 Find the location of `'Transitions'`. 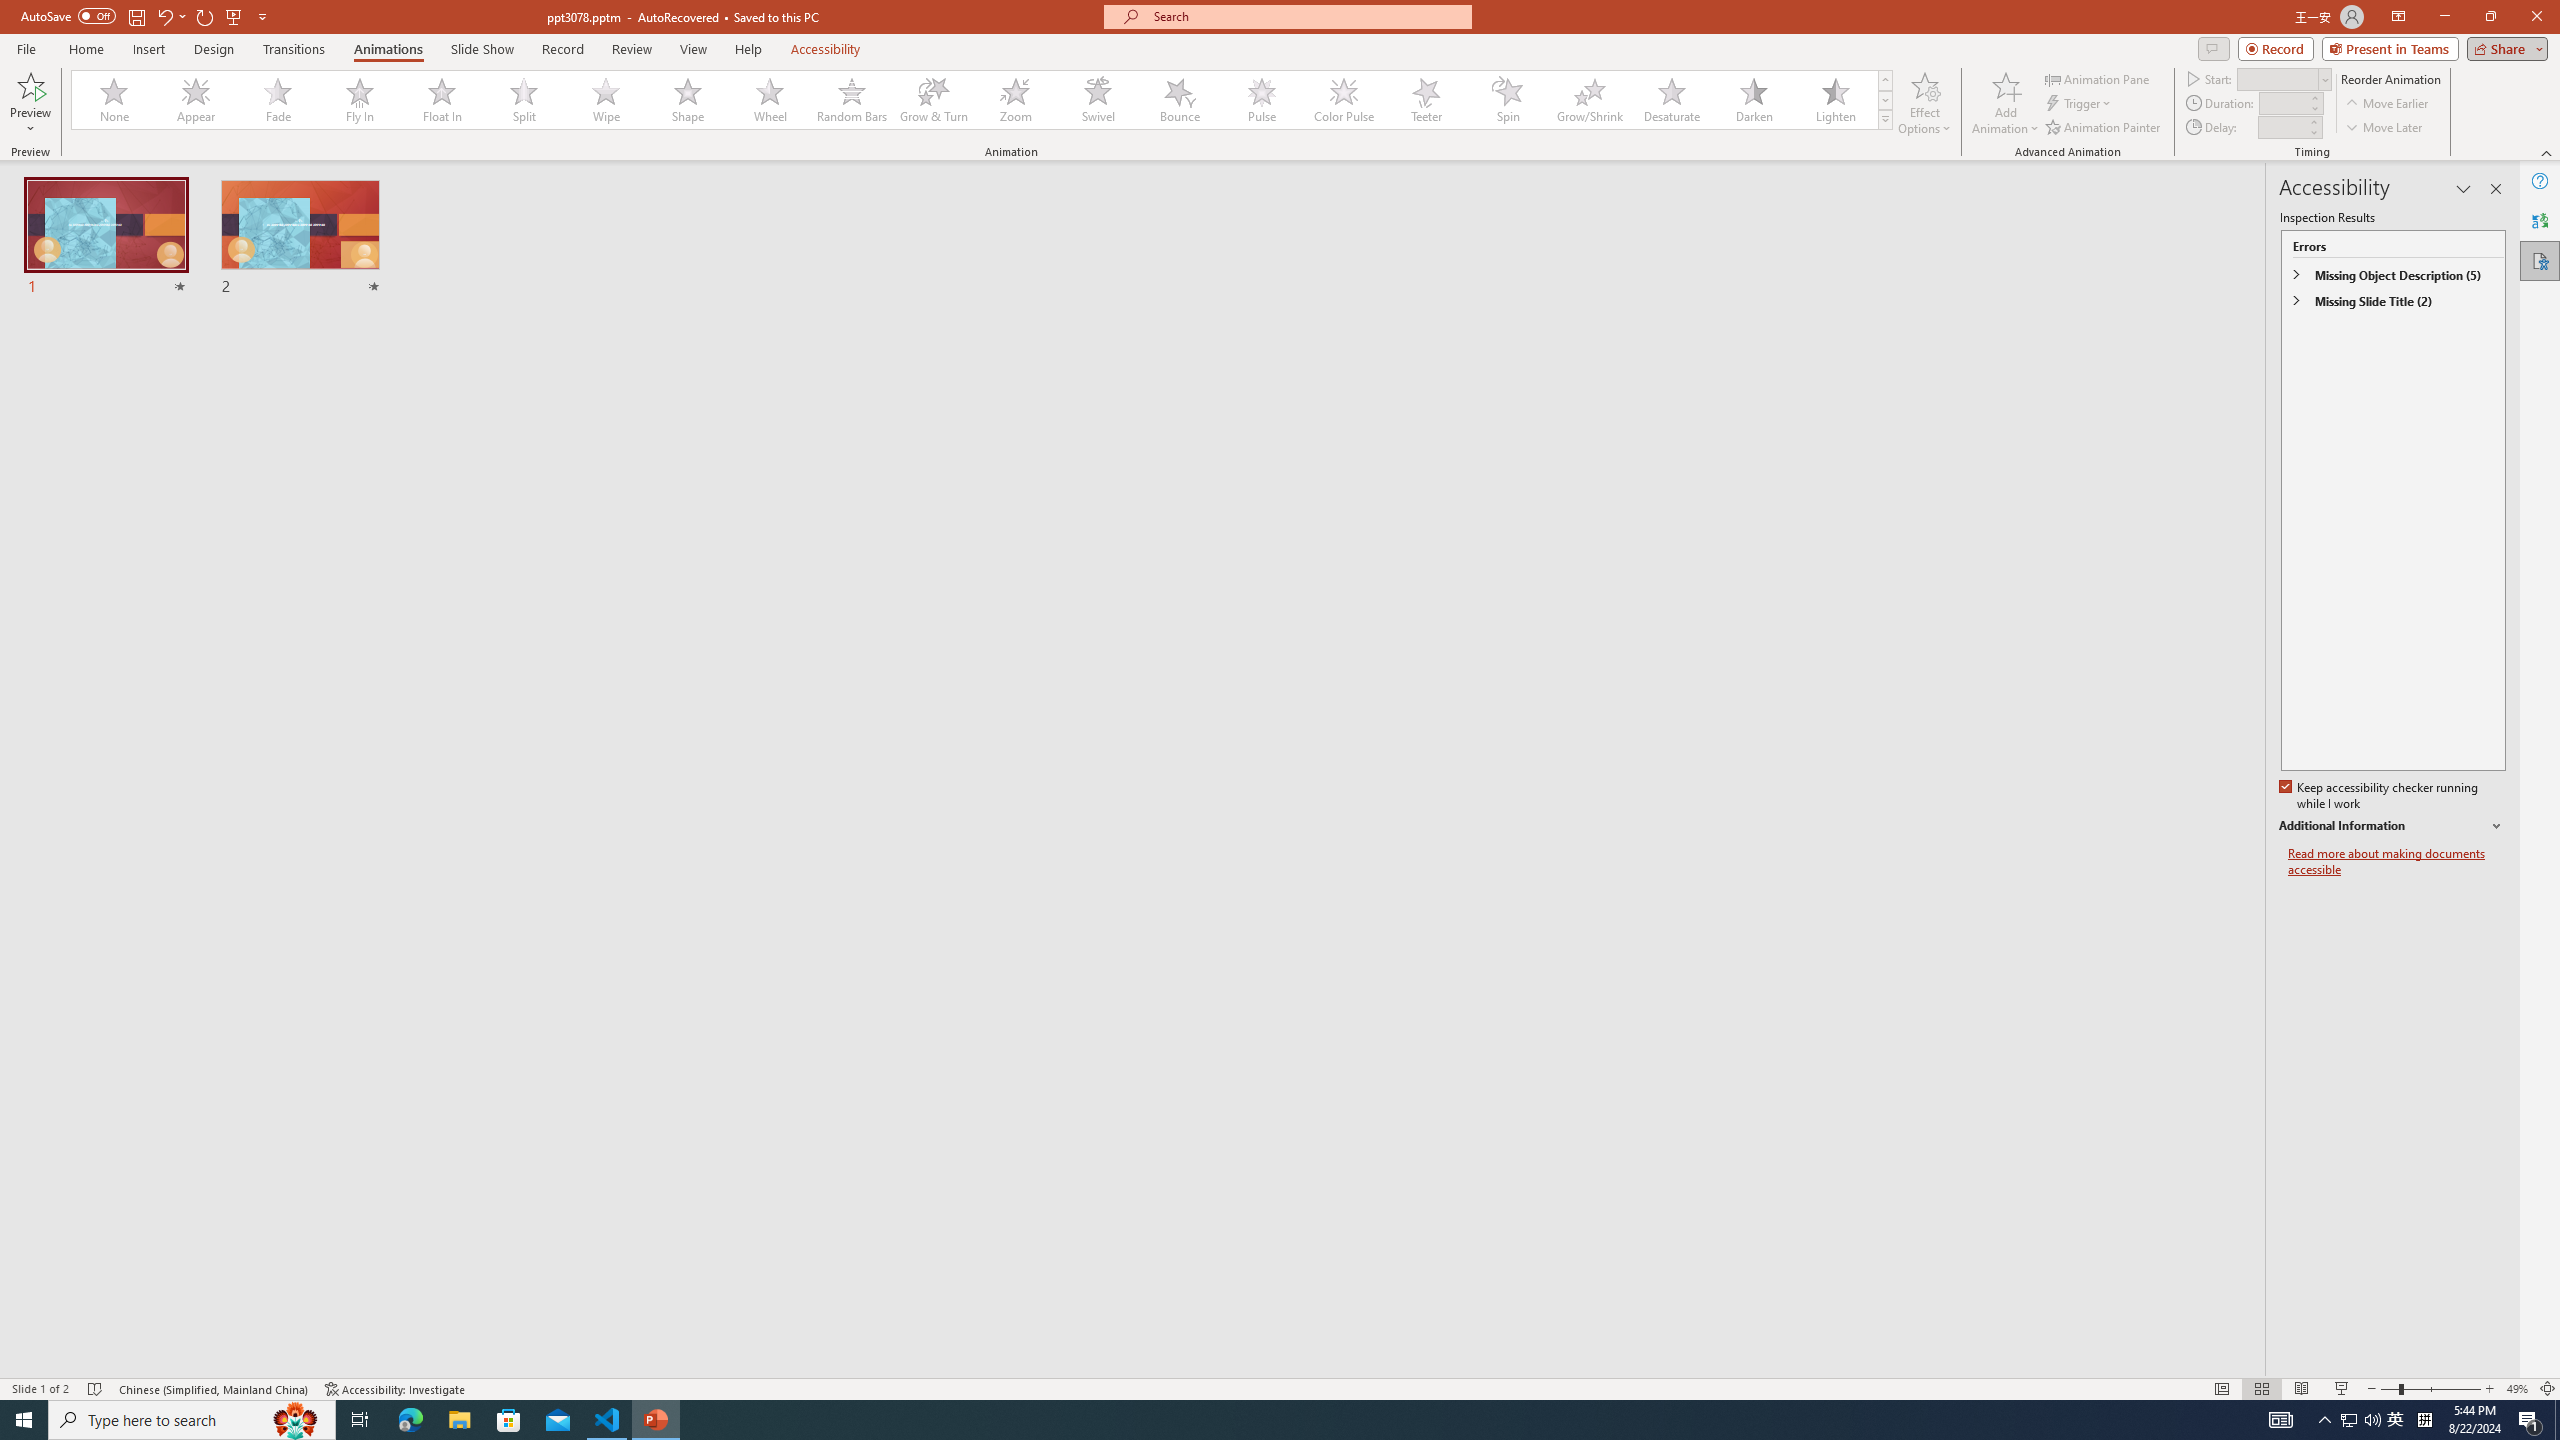

'Transitions' is located at coordinates (293, 49).